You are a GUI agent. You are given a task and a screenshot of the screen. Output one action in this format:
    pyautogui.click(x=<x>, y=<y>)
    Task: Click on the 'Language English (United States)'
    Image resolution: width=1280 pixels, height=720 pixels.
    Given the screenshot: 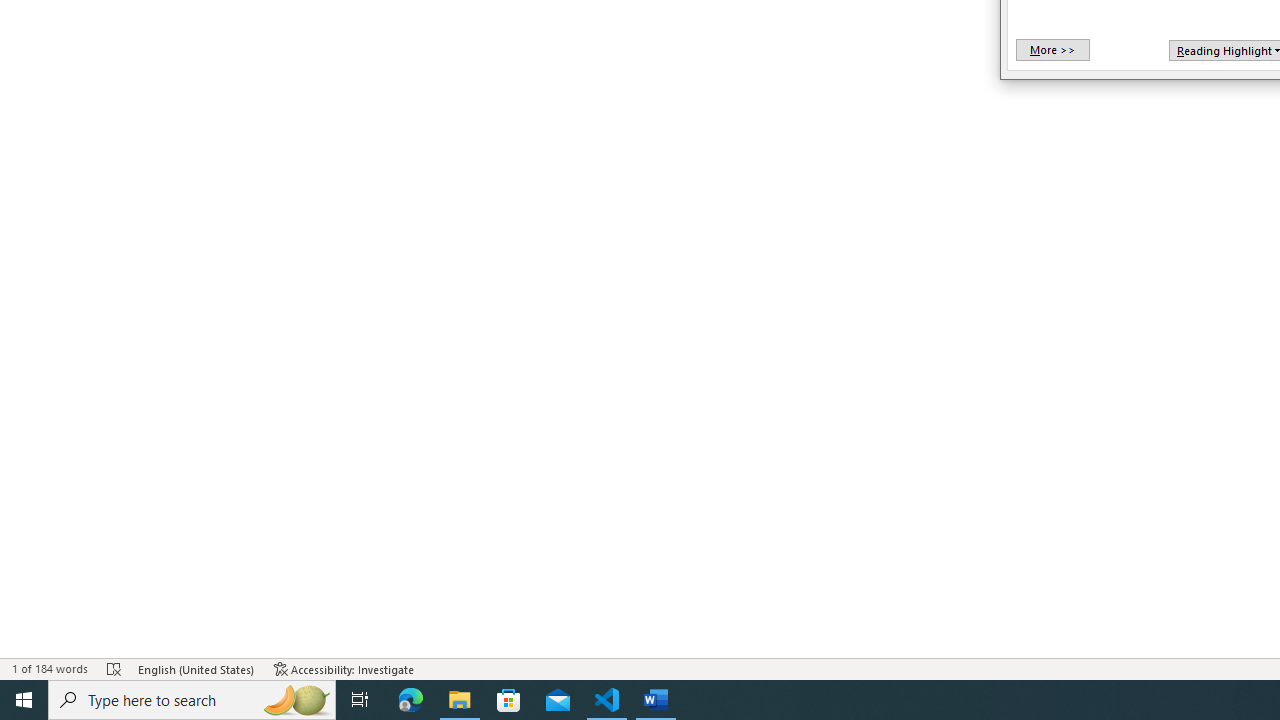 What is the action you would take?
    pyautogui.click(x=196, y=669)
    